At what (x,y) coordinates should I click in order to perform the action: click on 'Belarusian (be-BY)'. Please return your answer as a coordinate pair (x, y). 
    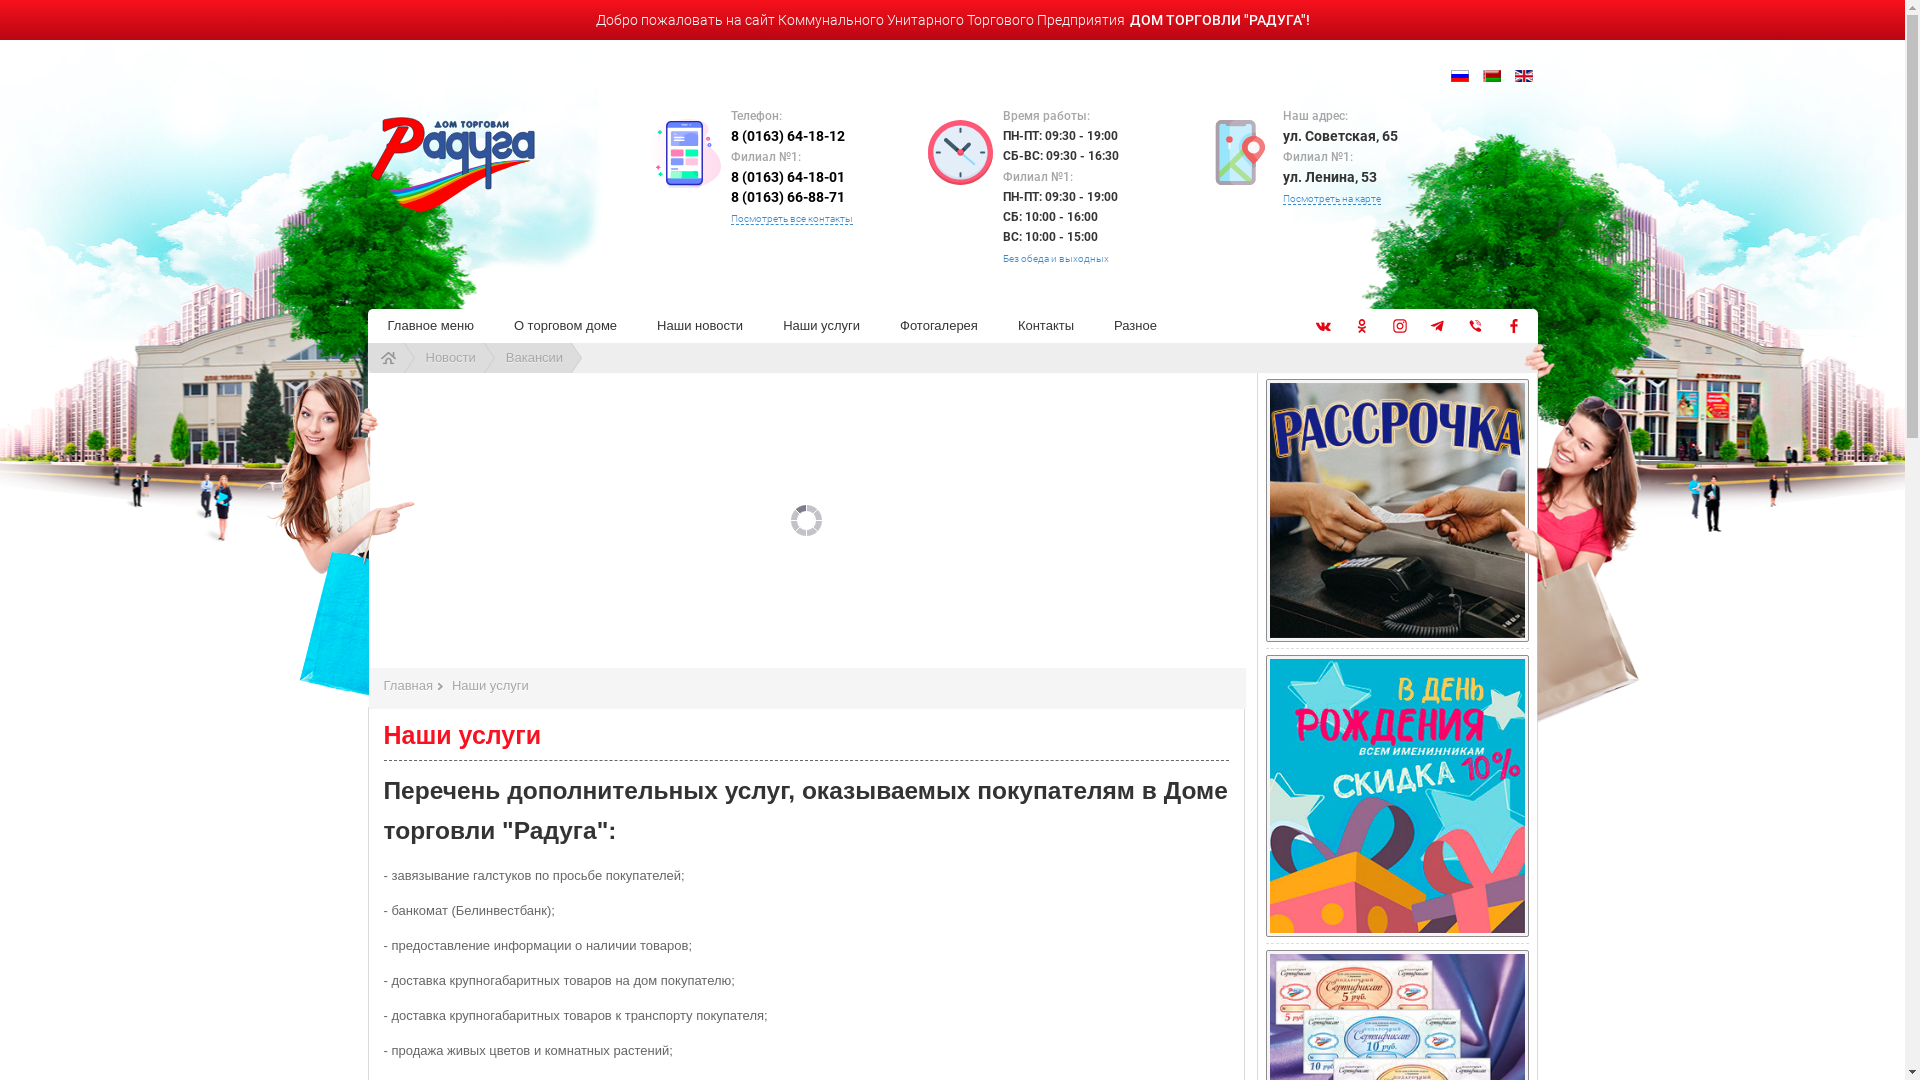
    Looking at the image, I should click on (1492, 75).